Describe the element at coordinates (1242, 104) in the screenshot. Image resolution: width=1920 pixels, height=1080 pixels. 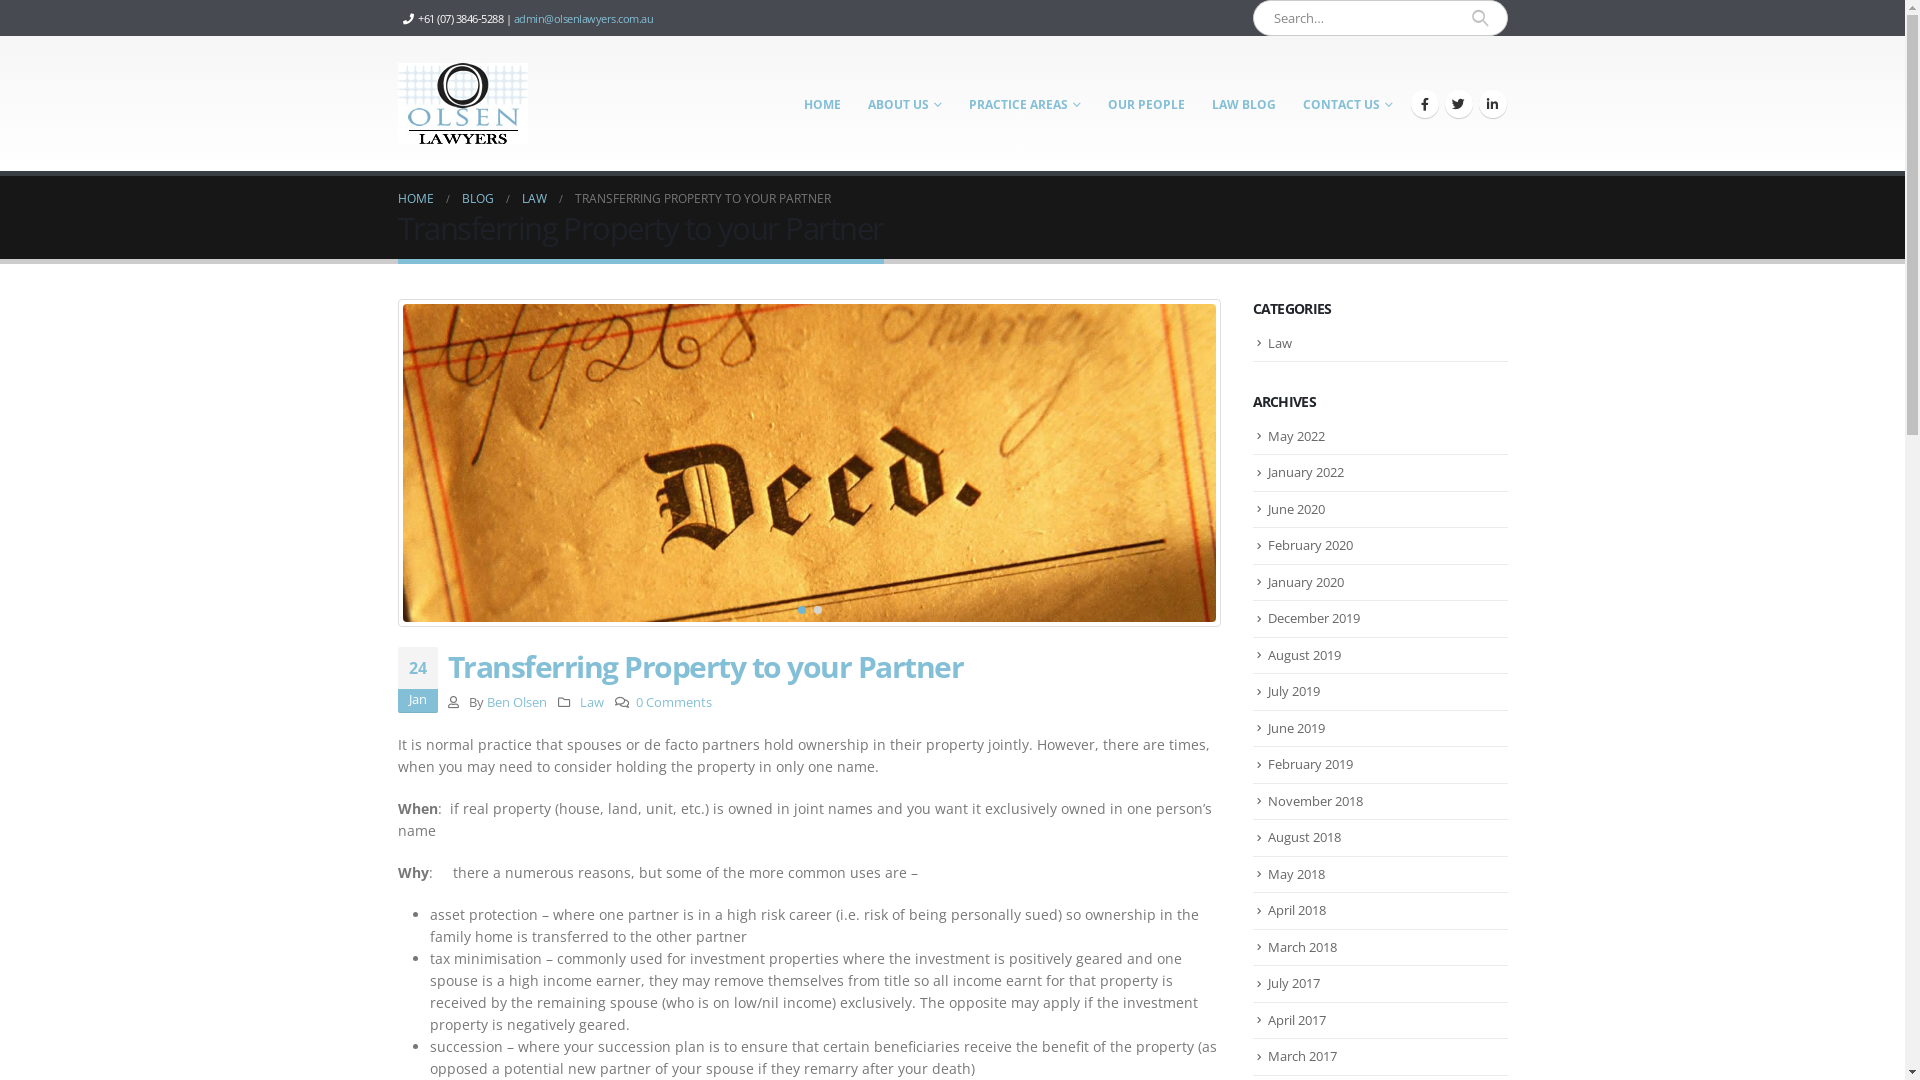
I see `'LAW BLOG'` at that location.